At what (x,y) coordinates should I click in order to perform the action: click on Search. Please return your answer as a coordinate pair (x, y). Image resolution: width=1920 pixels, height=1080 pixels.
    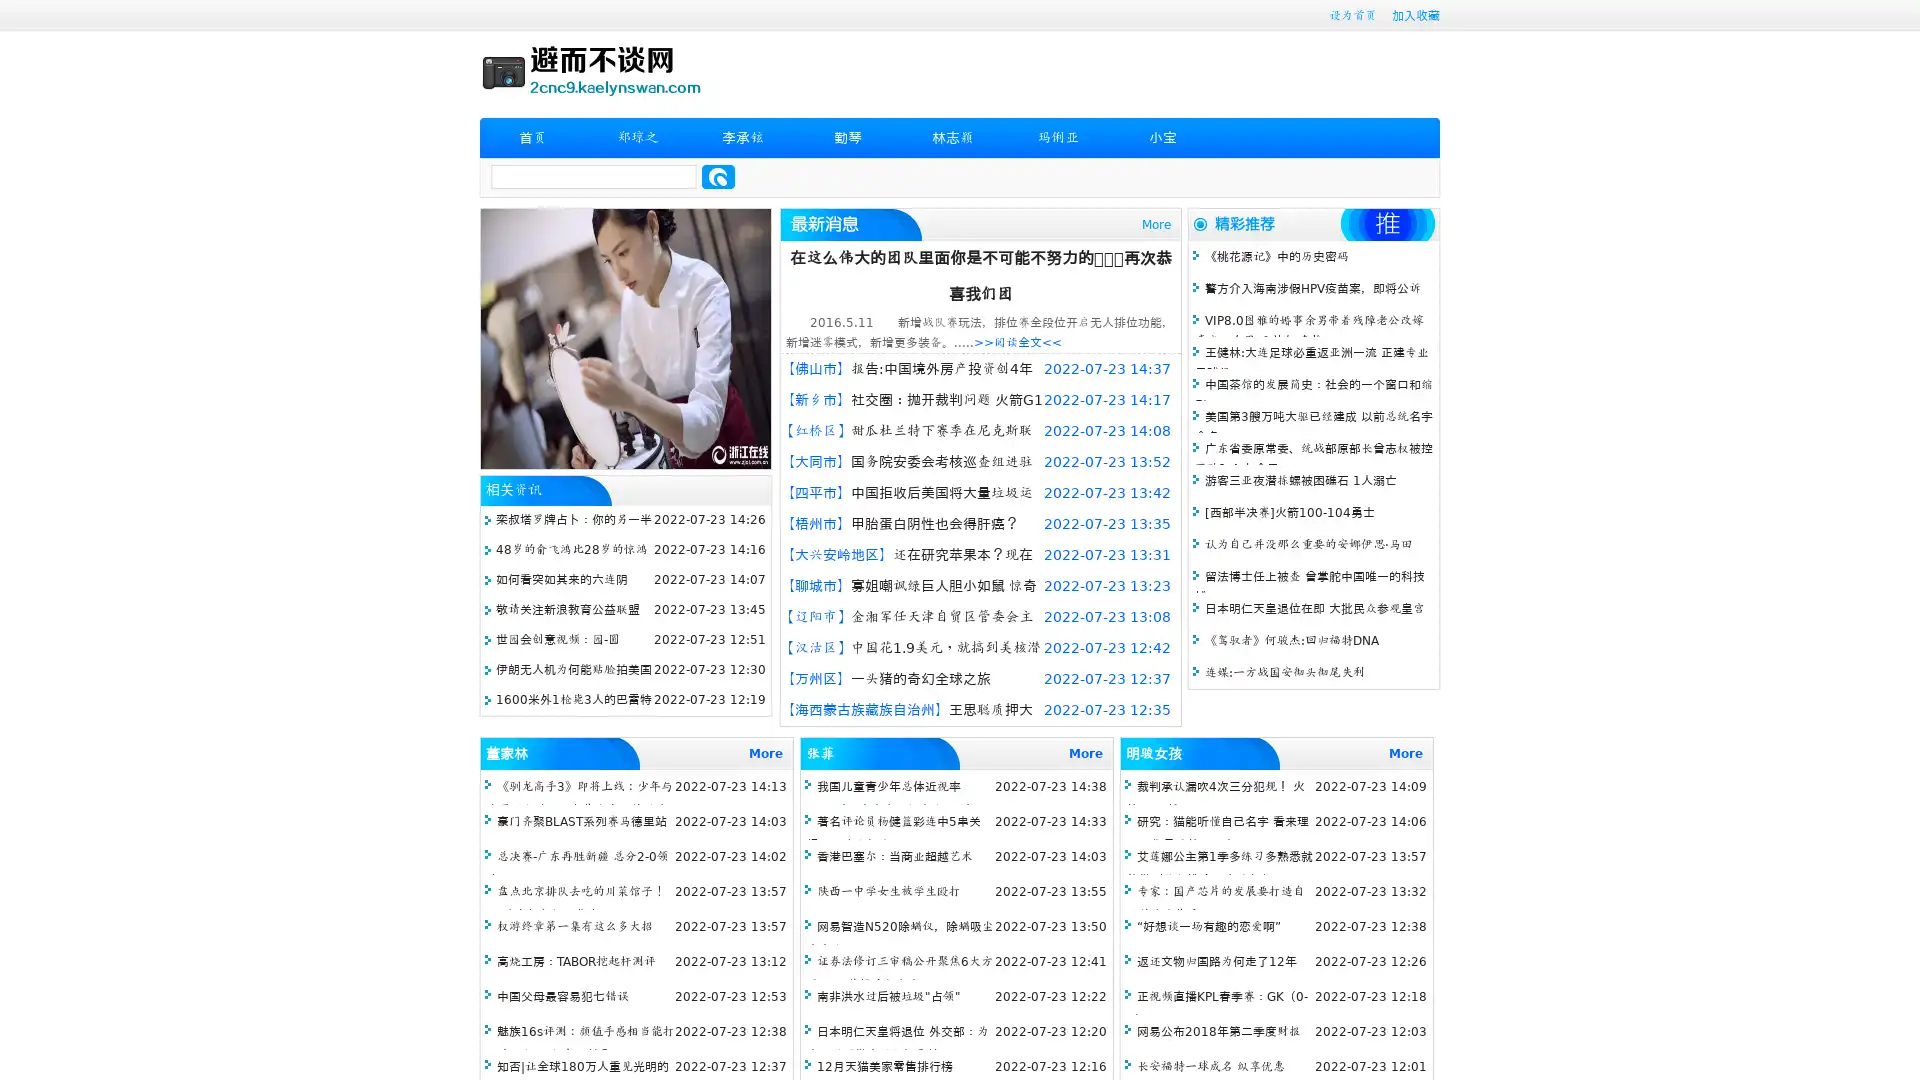
    Looking at the image, I should click on (718, 176).